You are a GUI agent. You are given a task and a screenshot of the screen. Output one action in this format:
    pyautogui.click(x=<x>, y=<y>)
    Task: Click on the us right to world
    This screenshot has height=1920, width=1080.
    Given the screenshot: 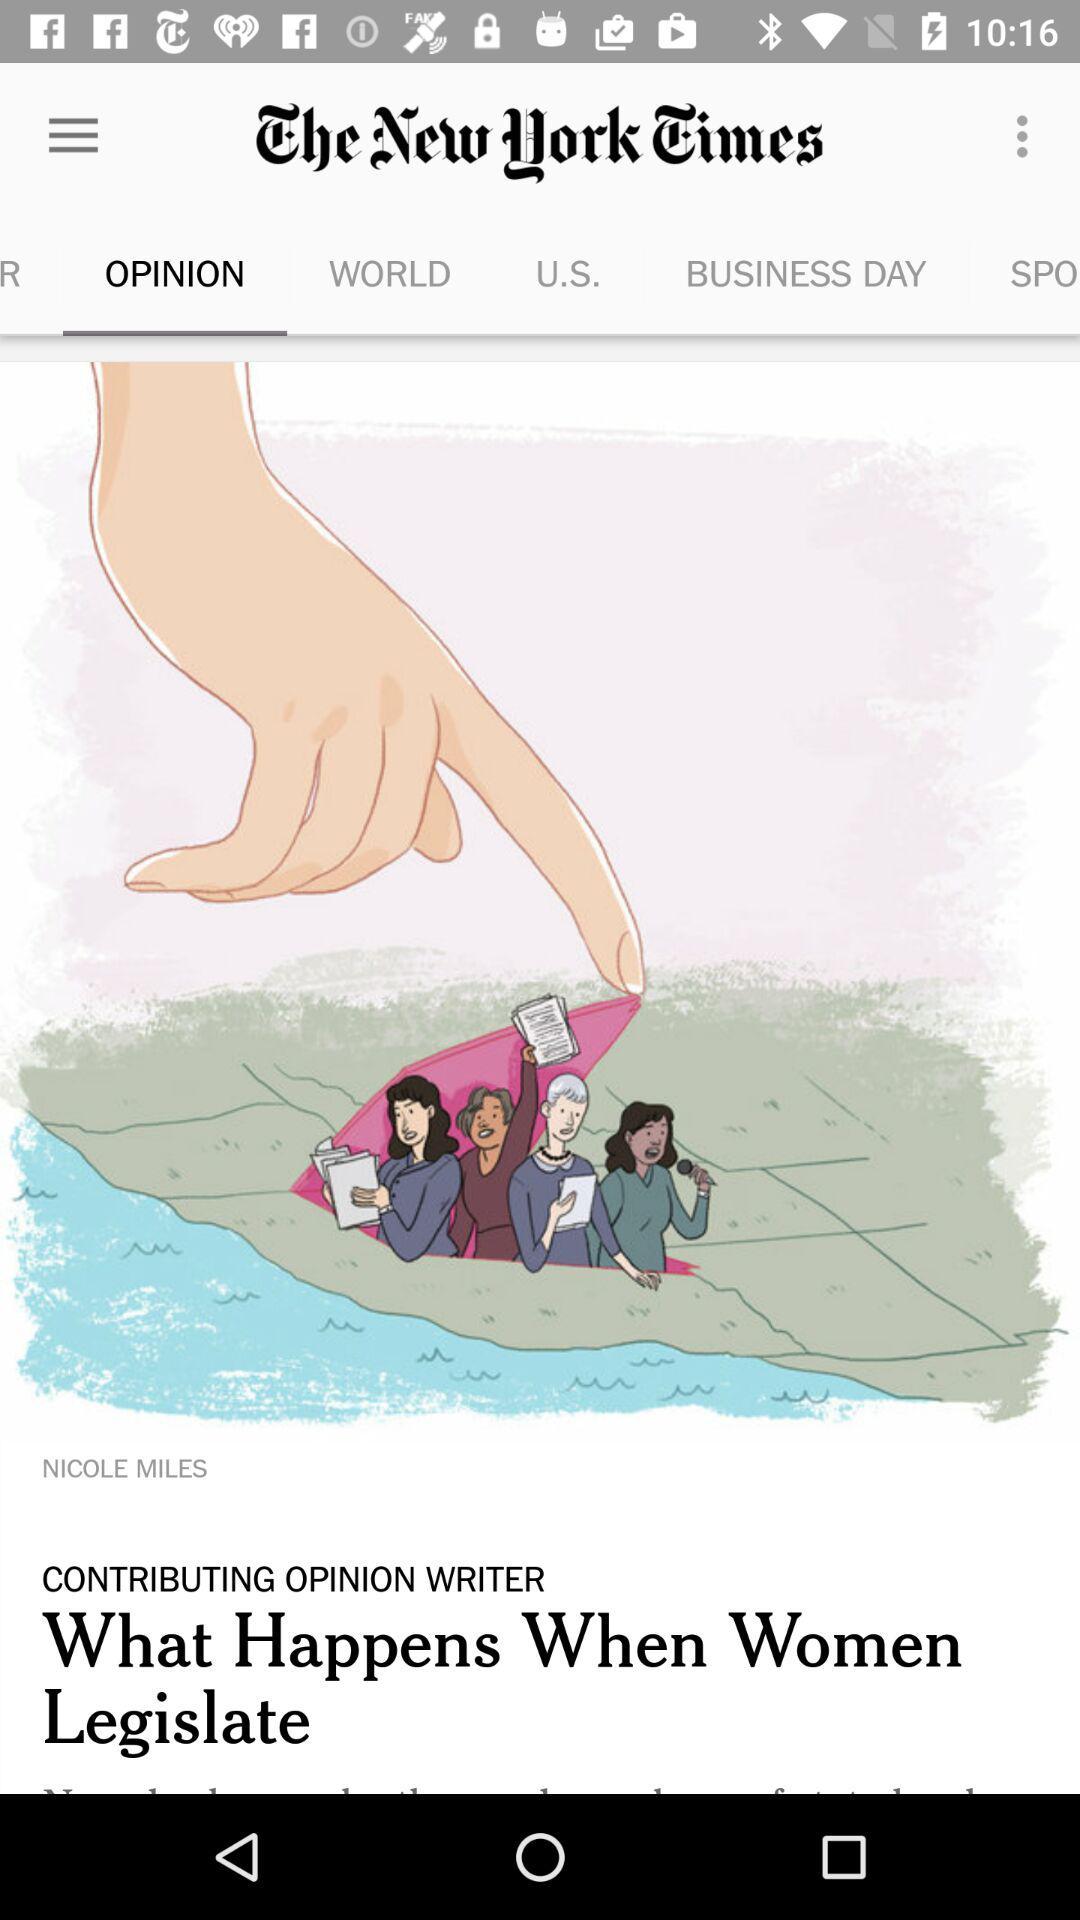 What is the action you would take?
    pyautogui.click(x=569, y=272)
    